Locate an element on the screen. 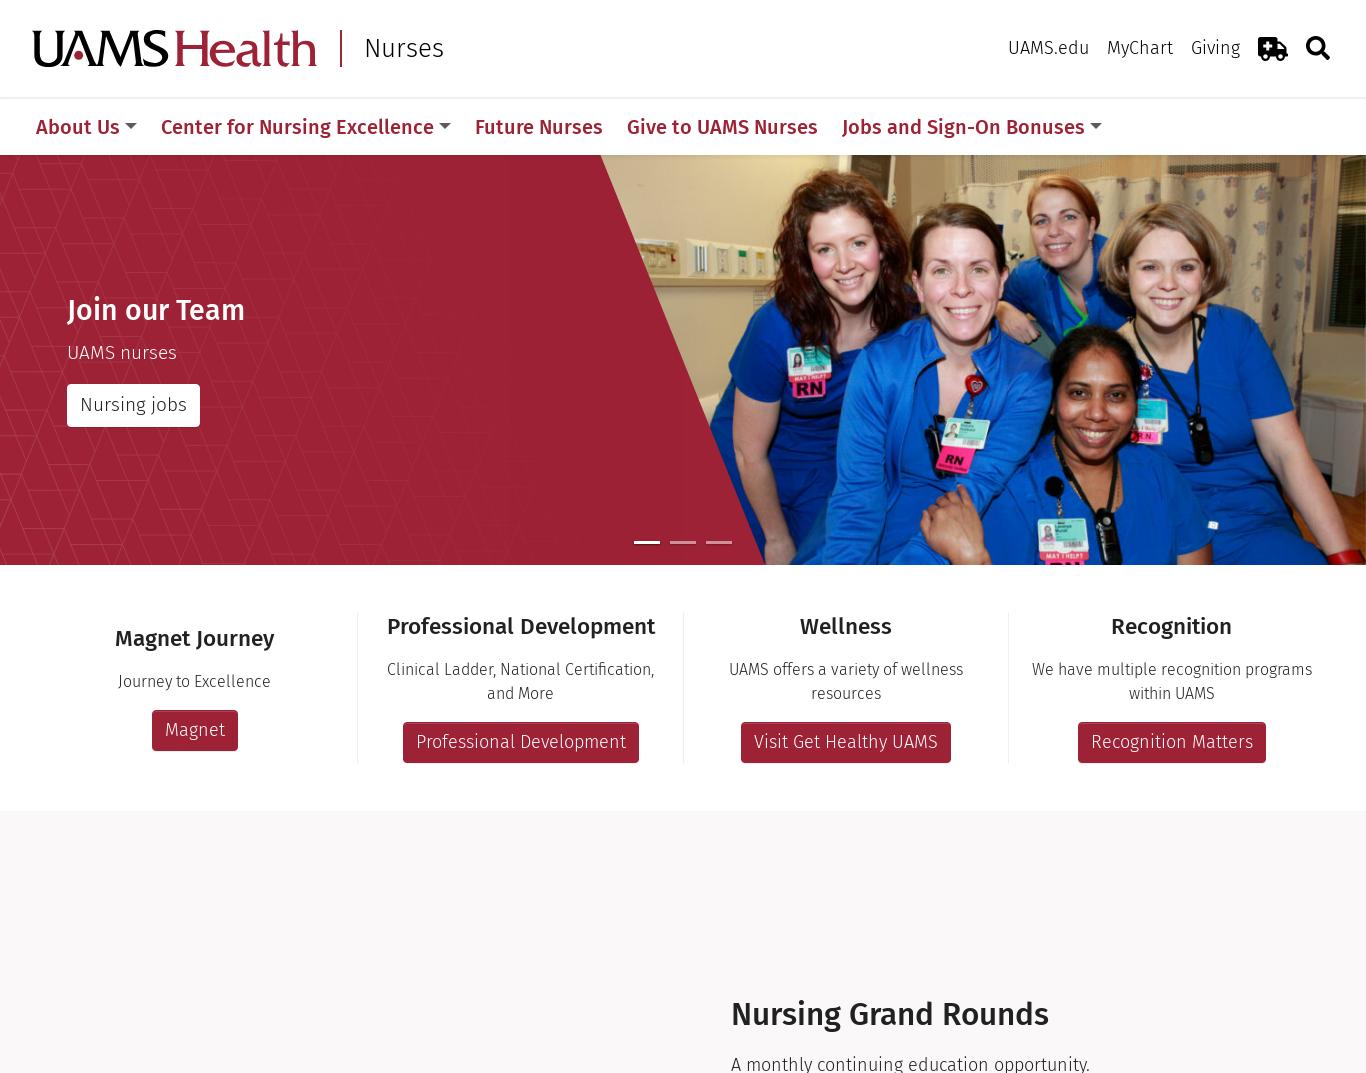  'Recognition' is located at coordinates (1171, 625).